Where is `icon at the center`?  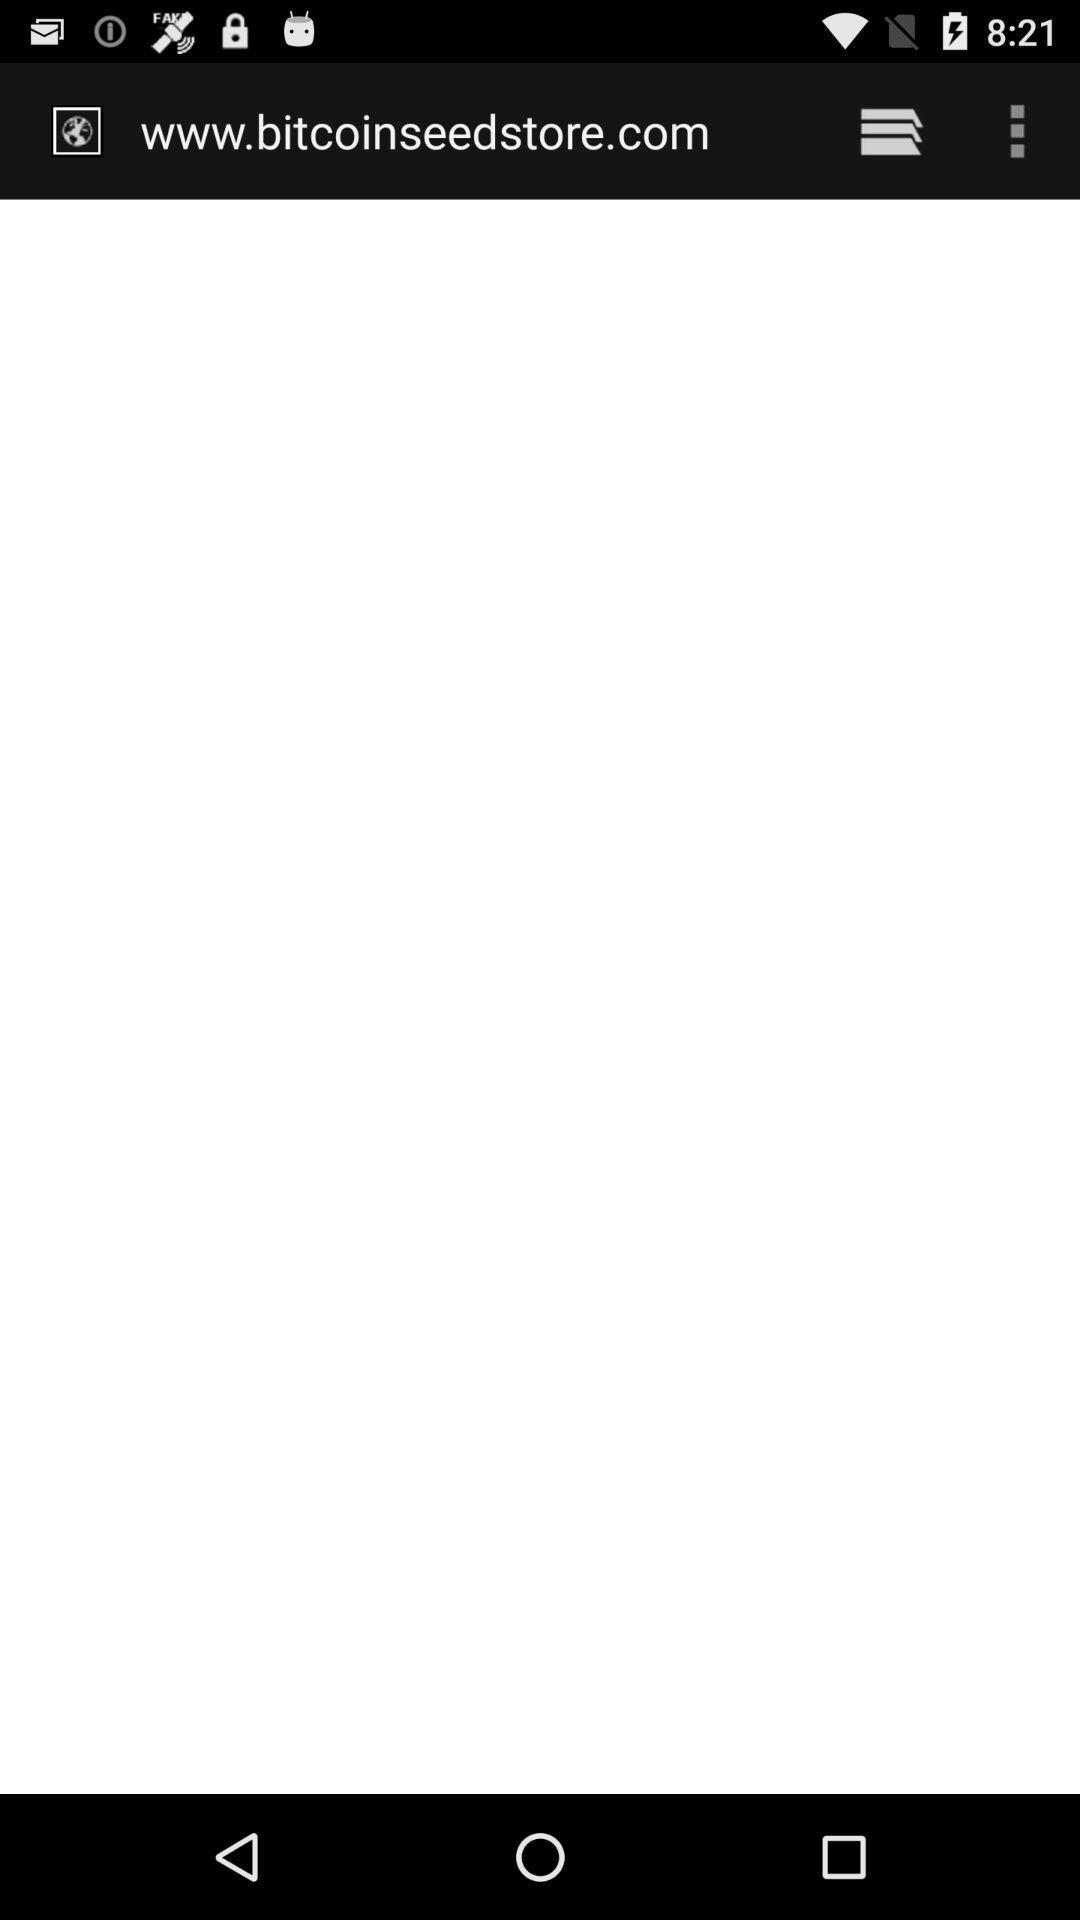
icon at the center is located at coordinates (540, 996).